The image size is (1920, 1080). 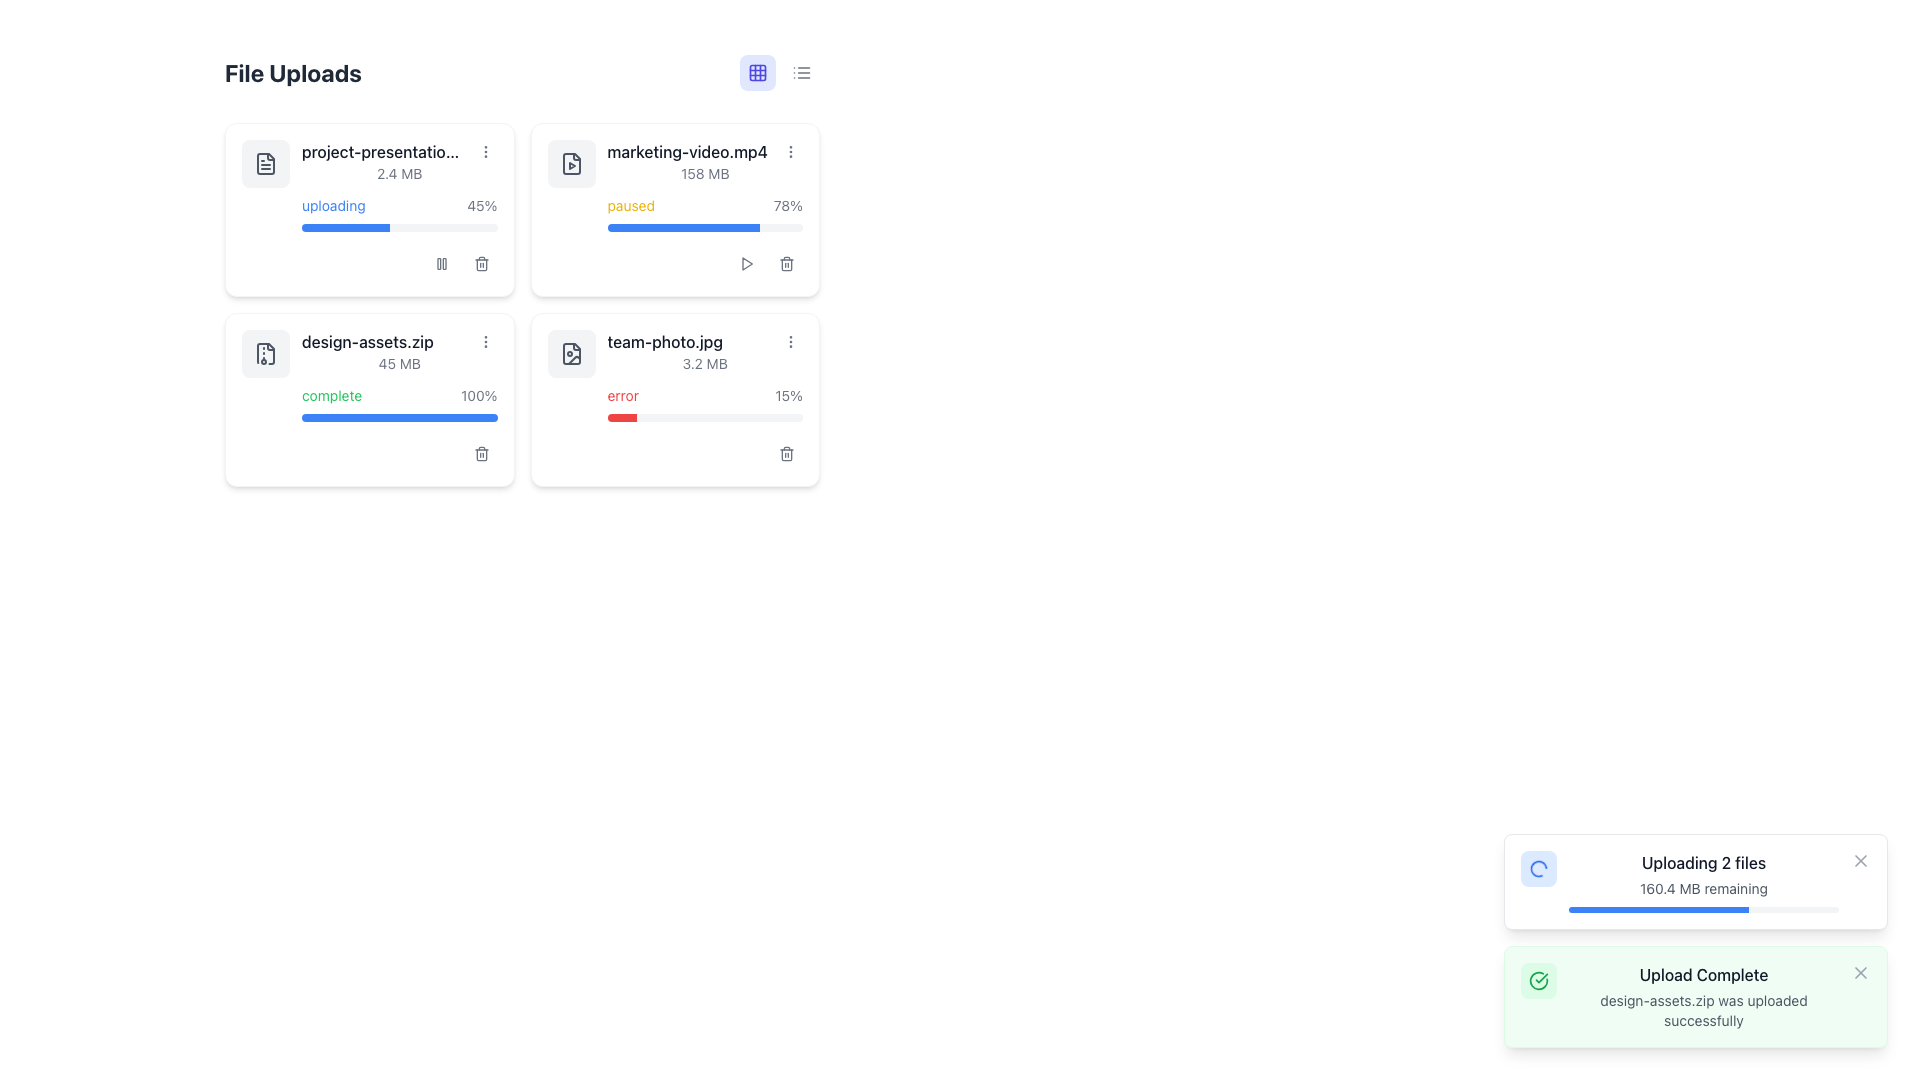 What do you see at coordinates (705, 213) in the screenshot?
I see `the progress bar indicating the status of the file upload for 'marketing-video.mp4', located in the second card of the file upload section` at bounding box center [705, 213].